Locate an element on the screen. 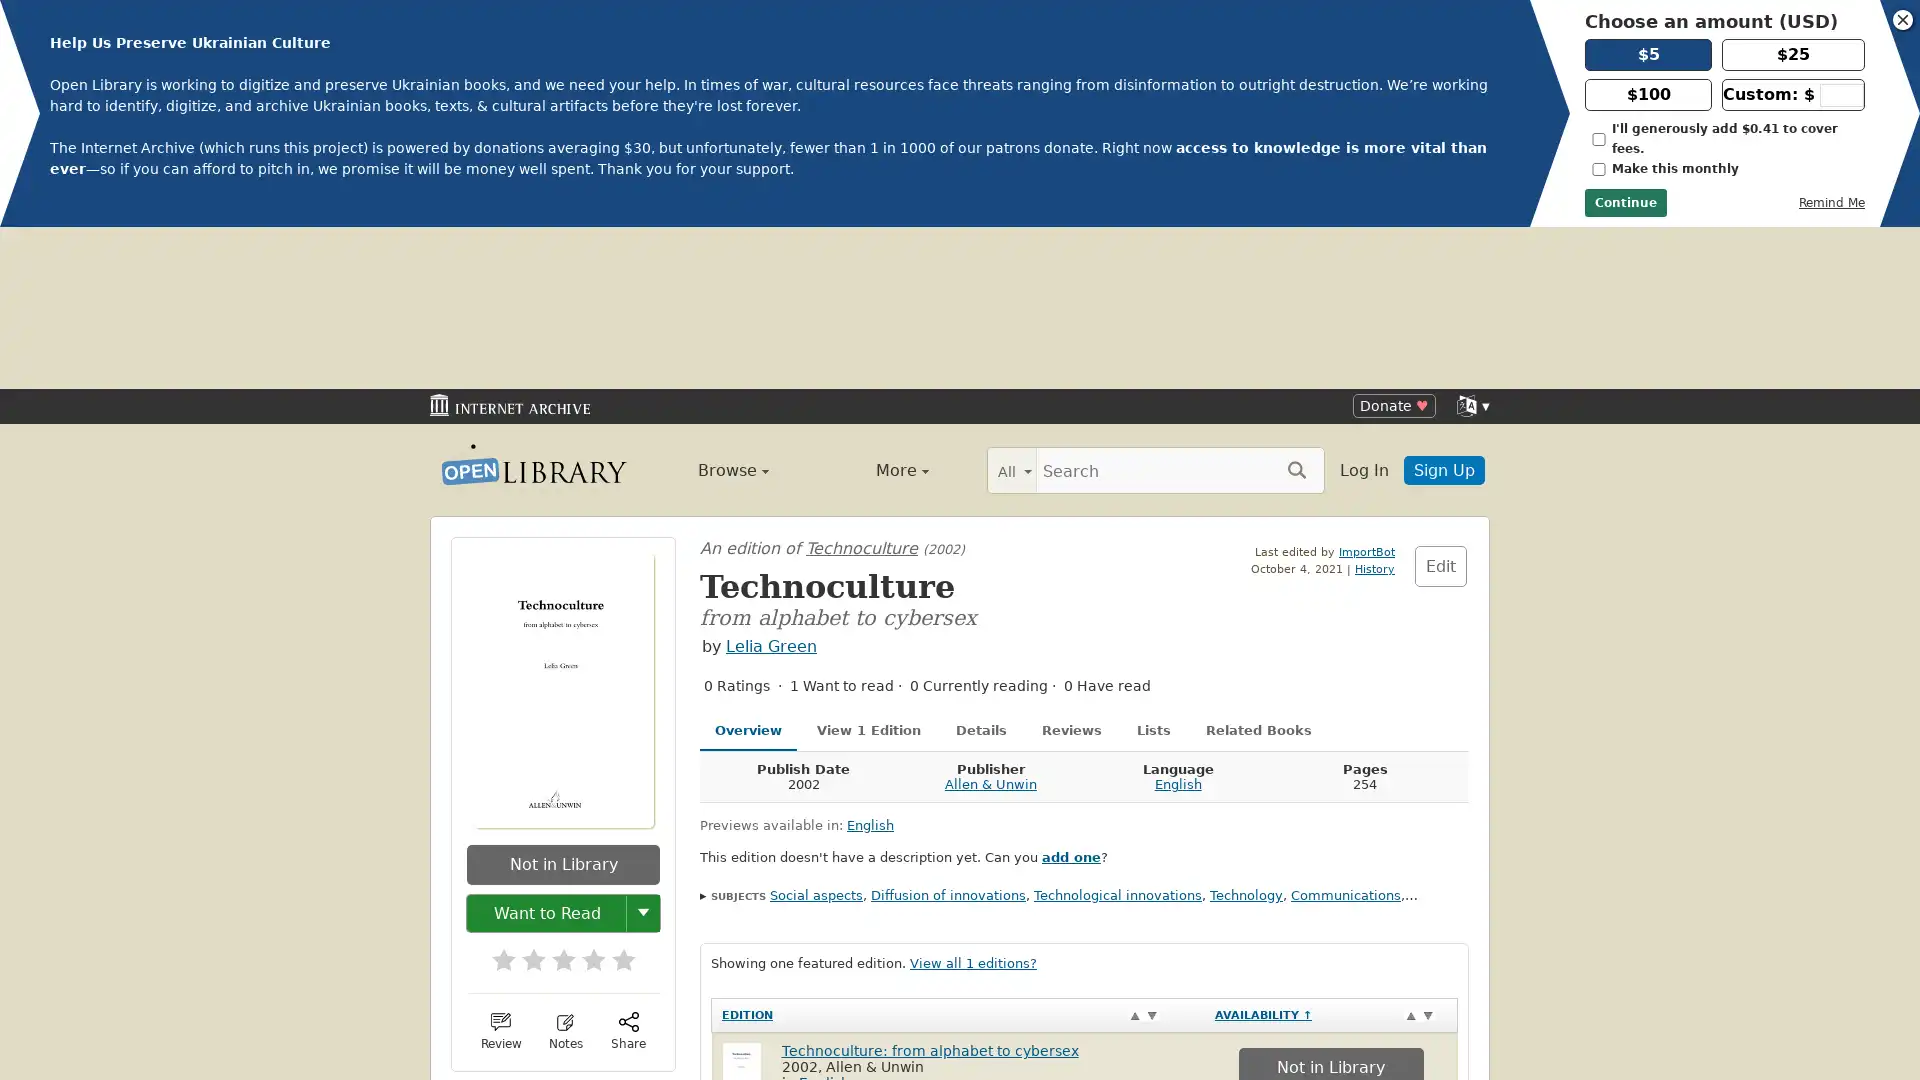 This screenshot has height=1080, width=1920. Want to Read is located at coordinates (547, 750).